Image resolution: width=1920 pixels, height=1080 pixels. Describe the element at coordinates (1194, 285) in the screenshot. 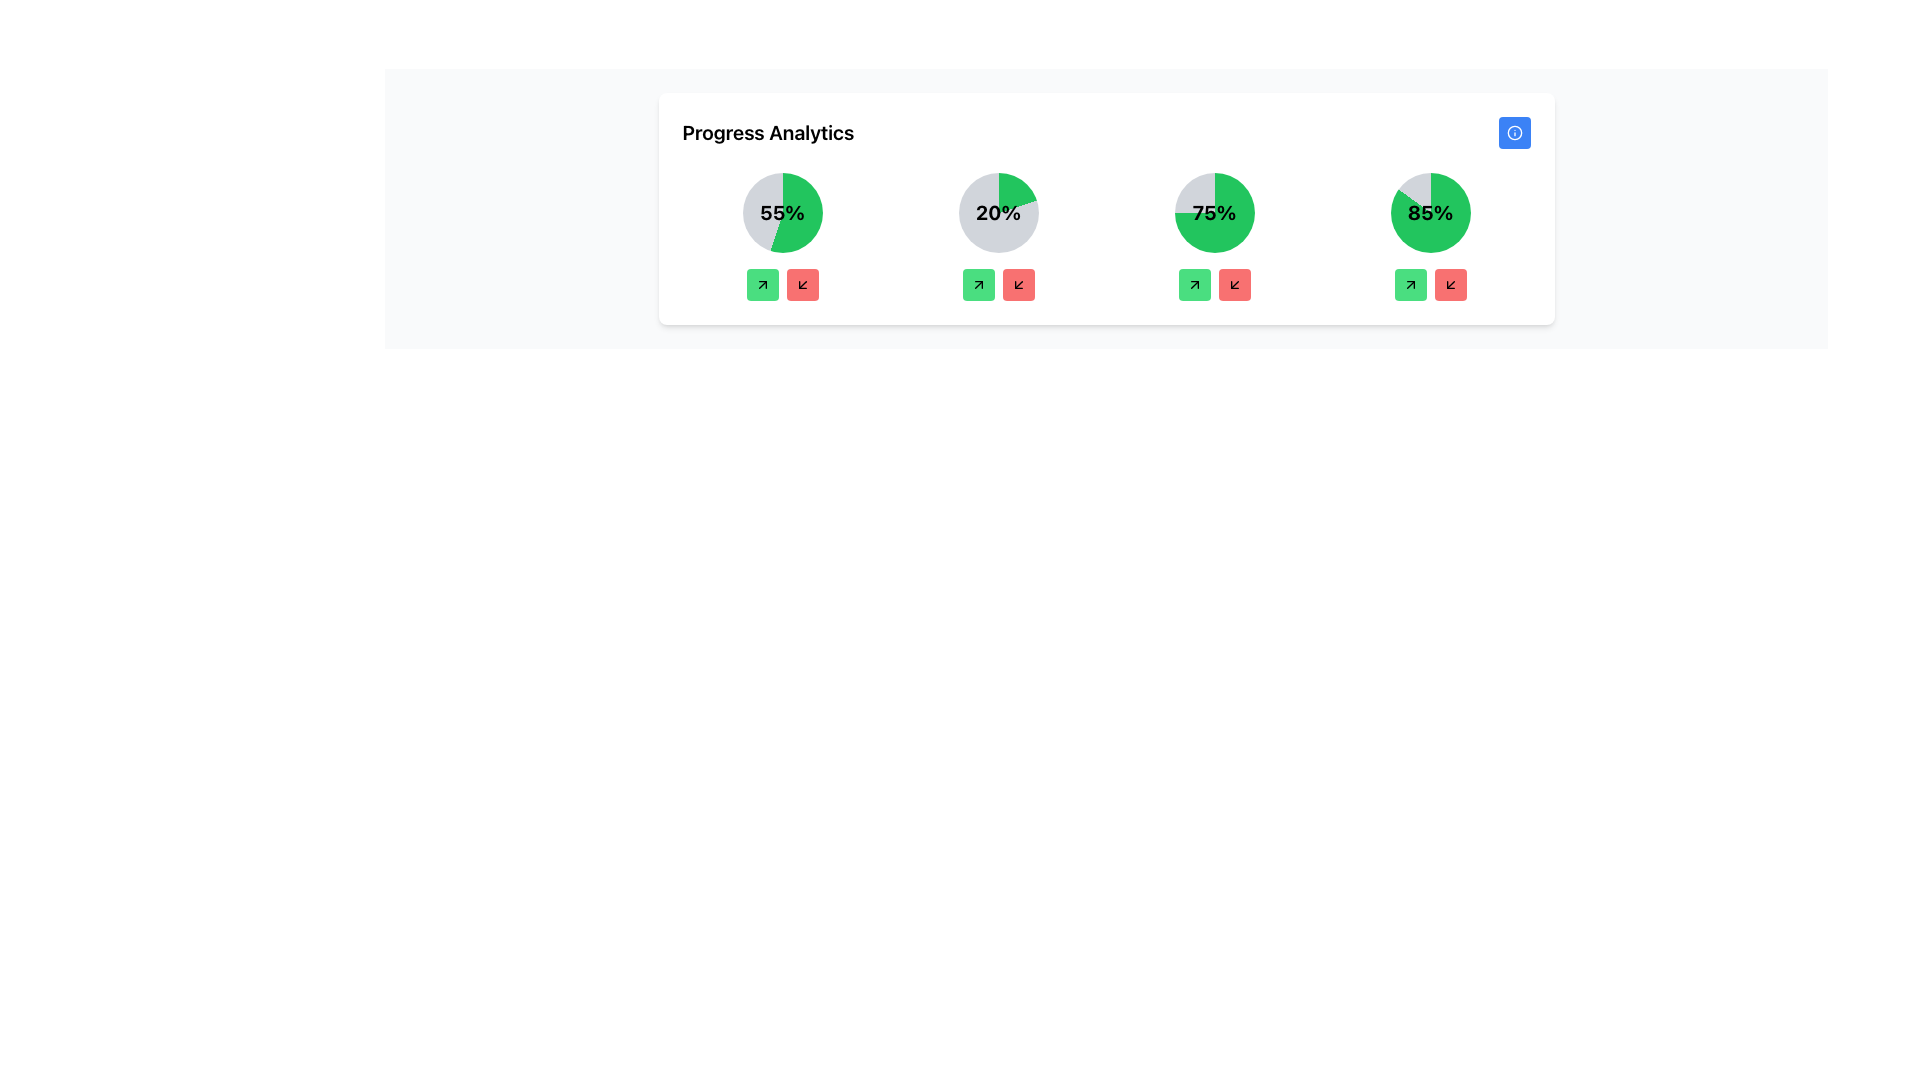

I see `the circular green button with an upward-right-pointing arrow icon located in the button group under the progress chart representing 75%` at that location.